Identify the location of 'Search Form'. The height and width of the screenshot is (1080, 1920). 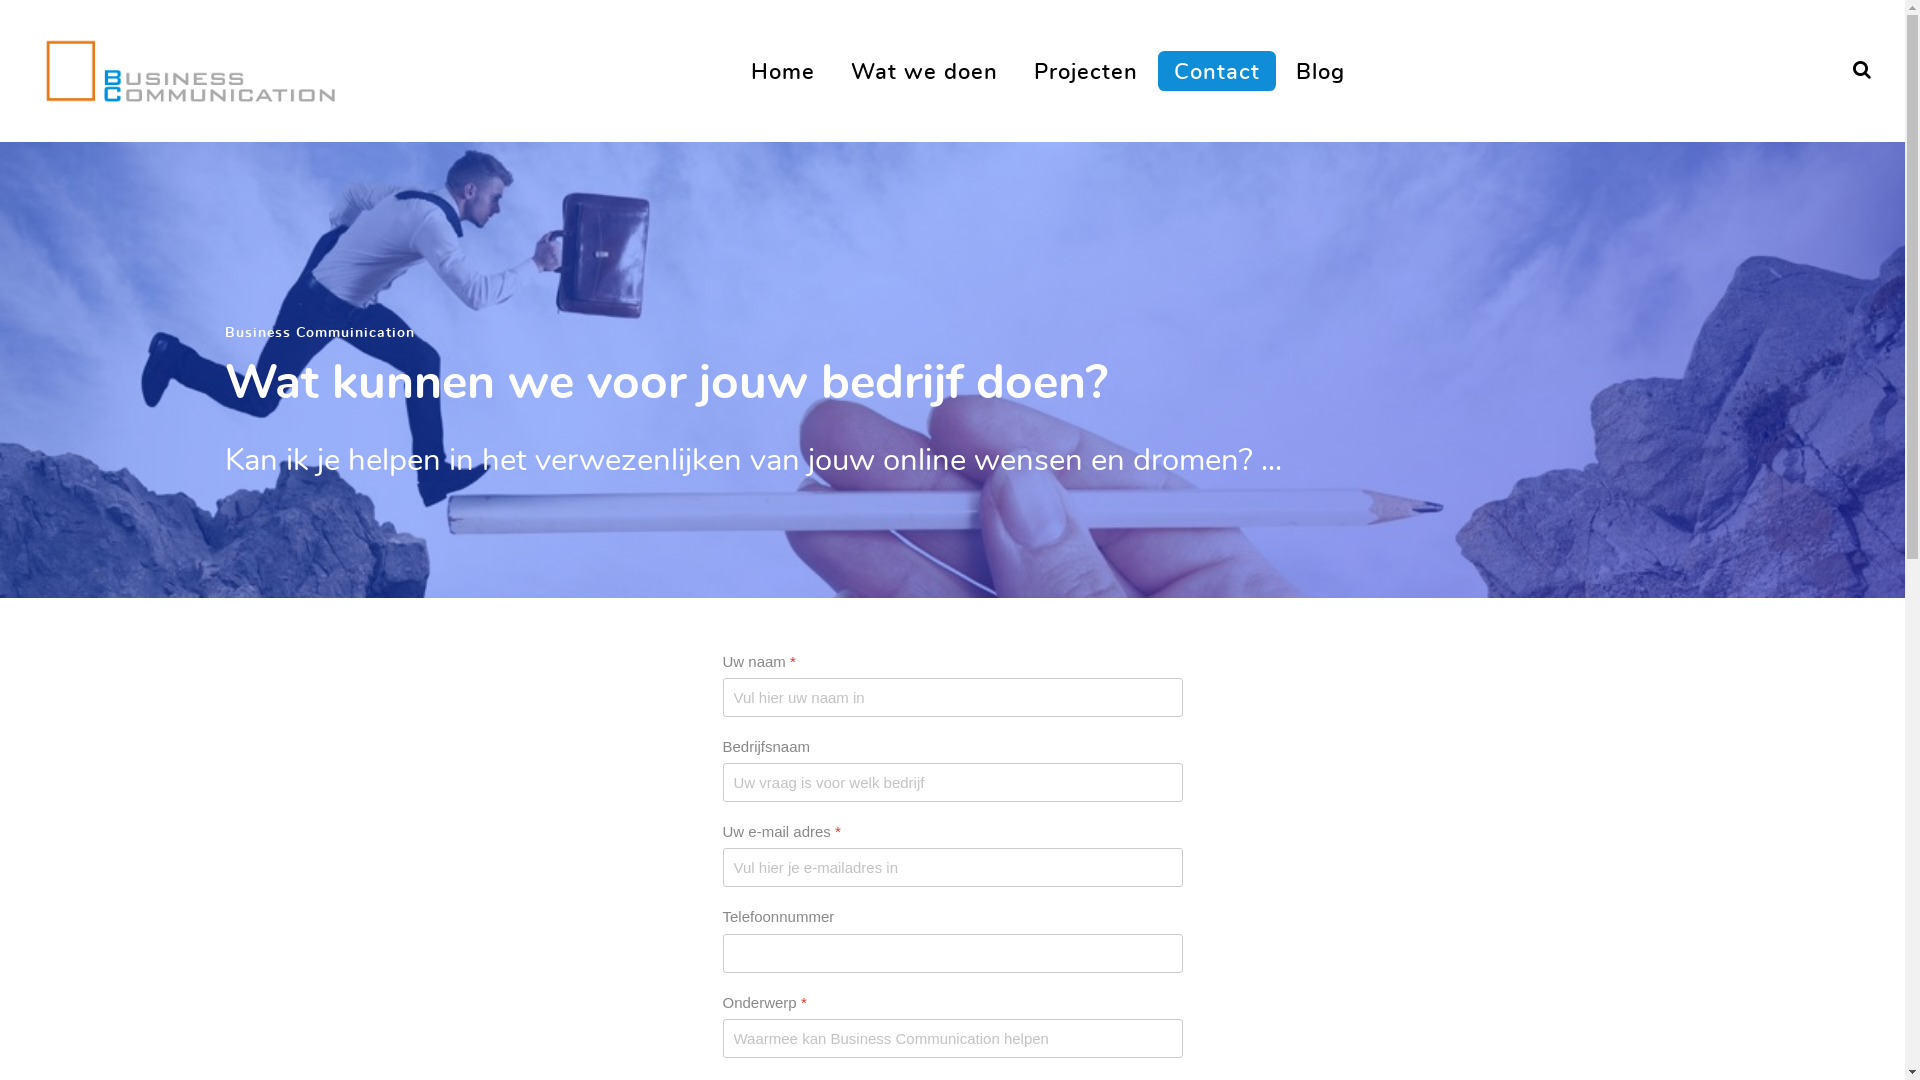
(1861, 69).